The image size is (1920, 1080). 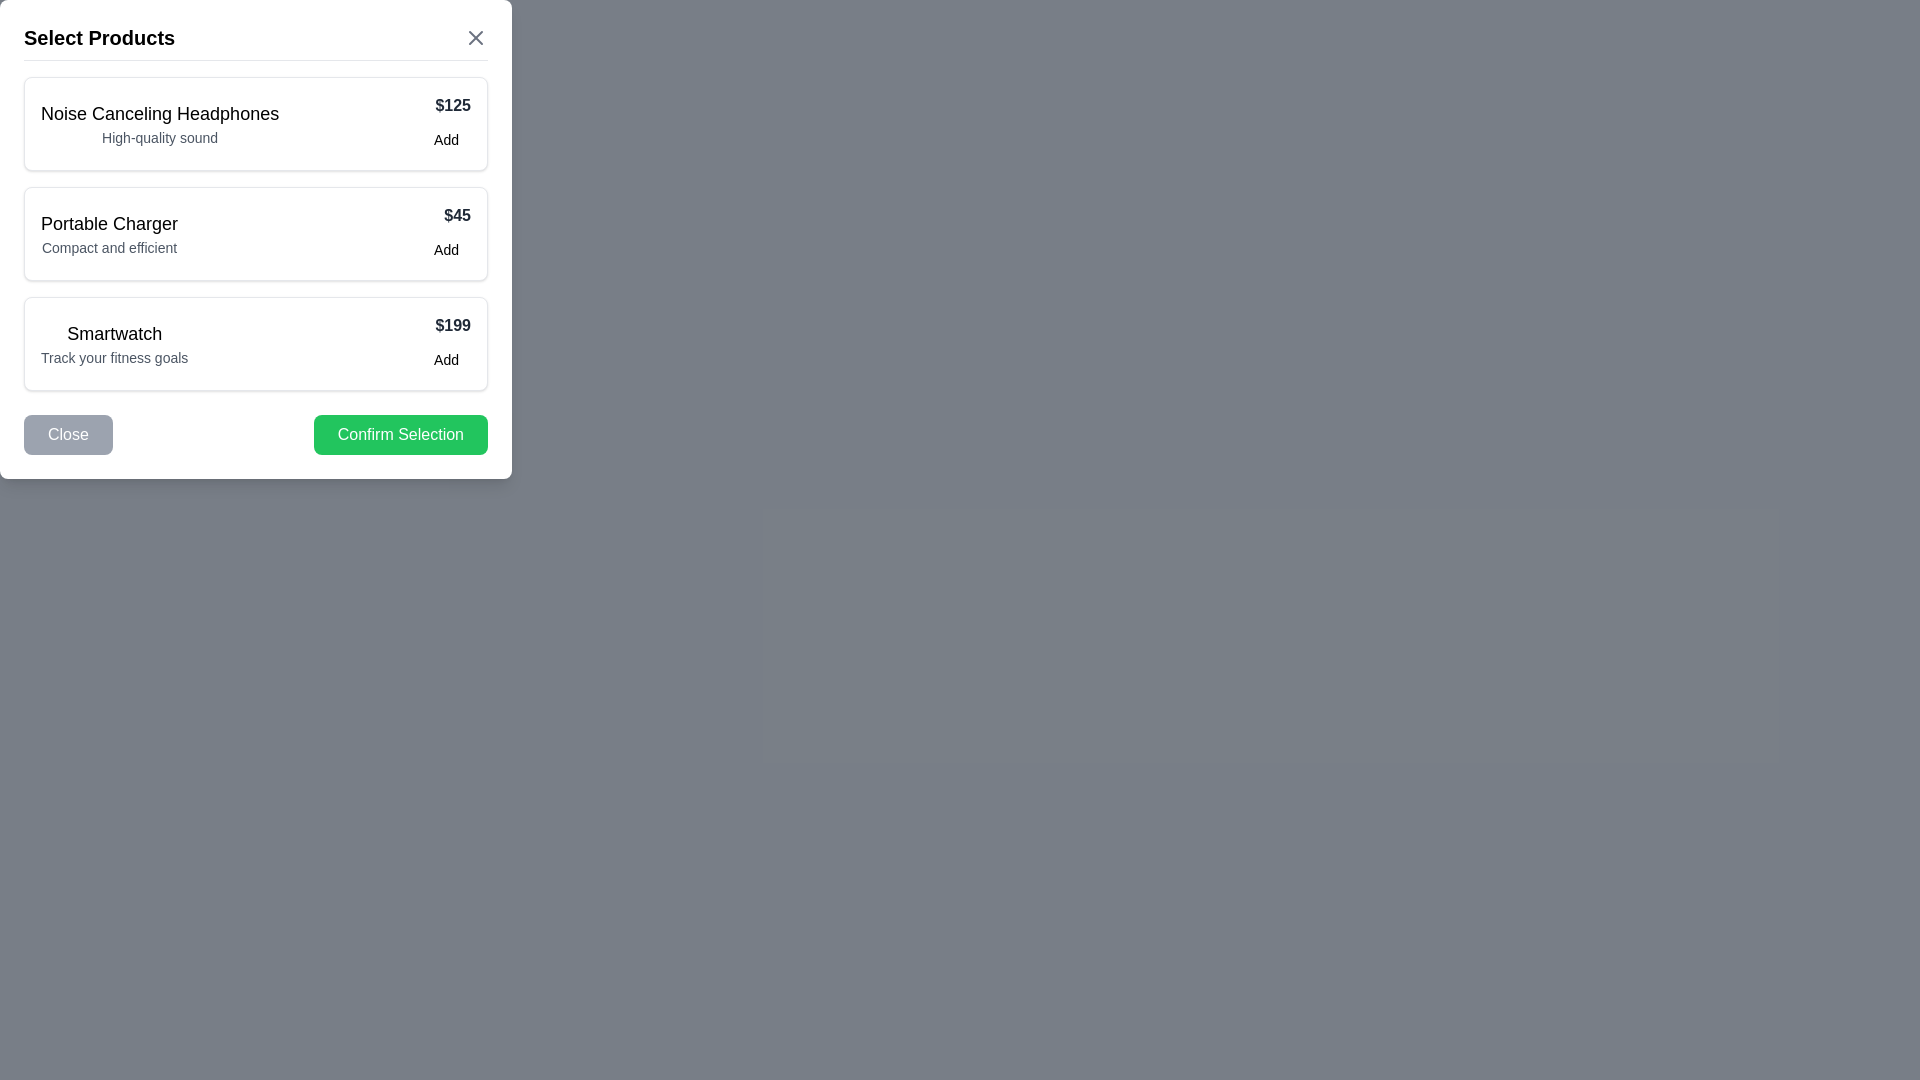 I want to click on the product title label for 'Smartwatch' located at the top of the list item, aligned to the left above the descriptive text, so click(x=113, y=333).